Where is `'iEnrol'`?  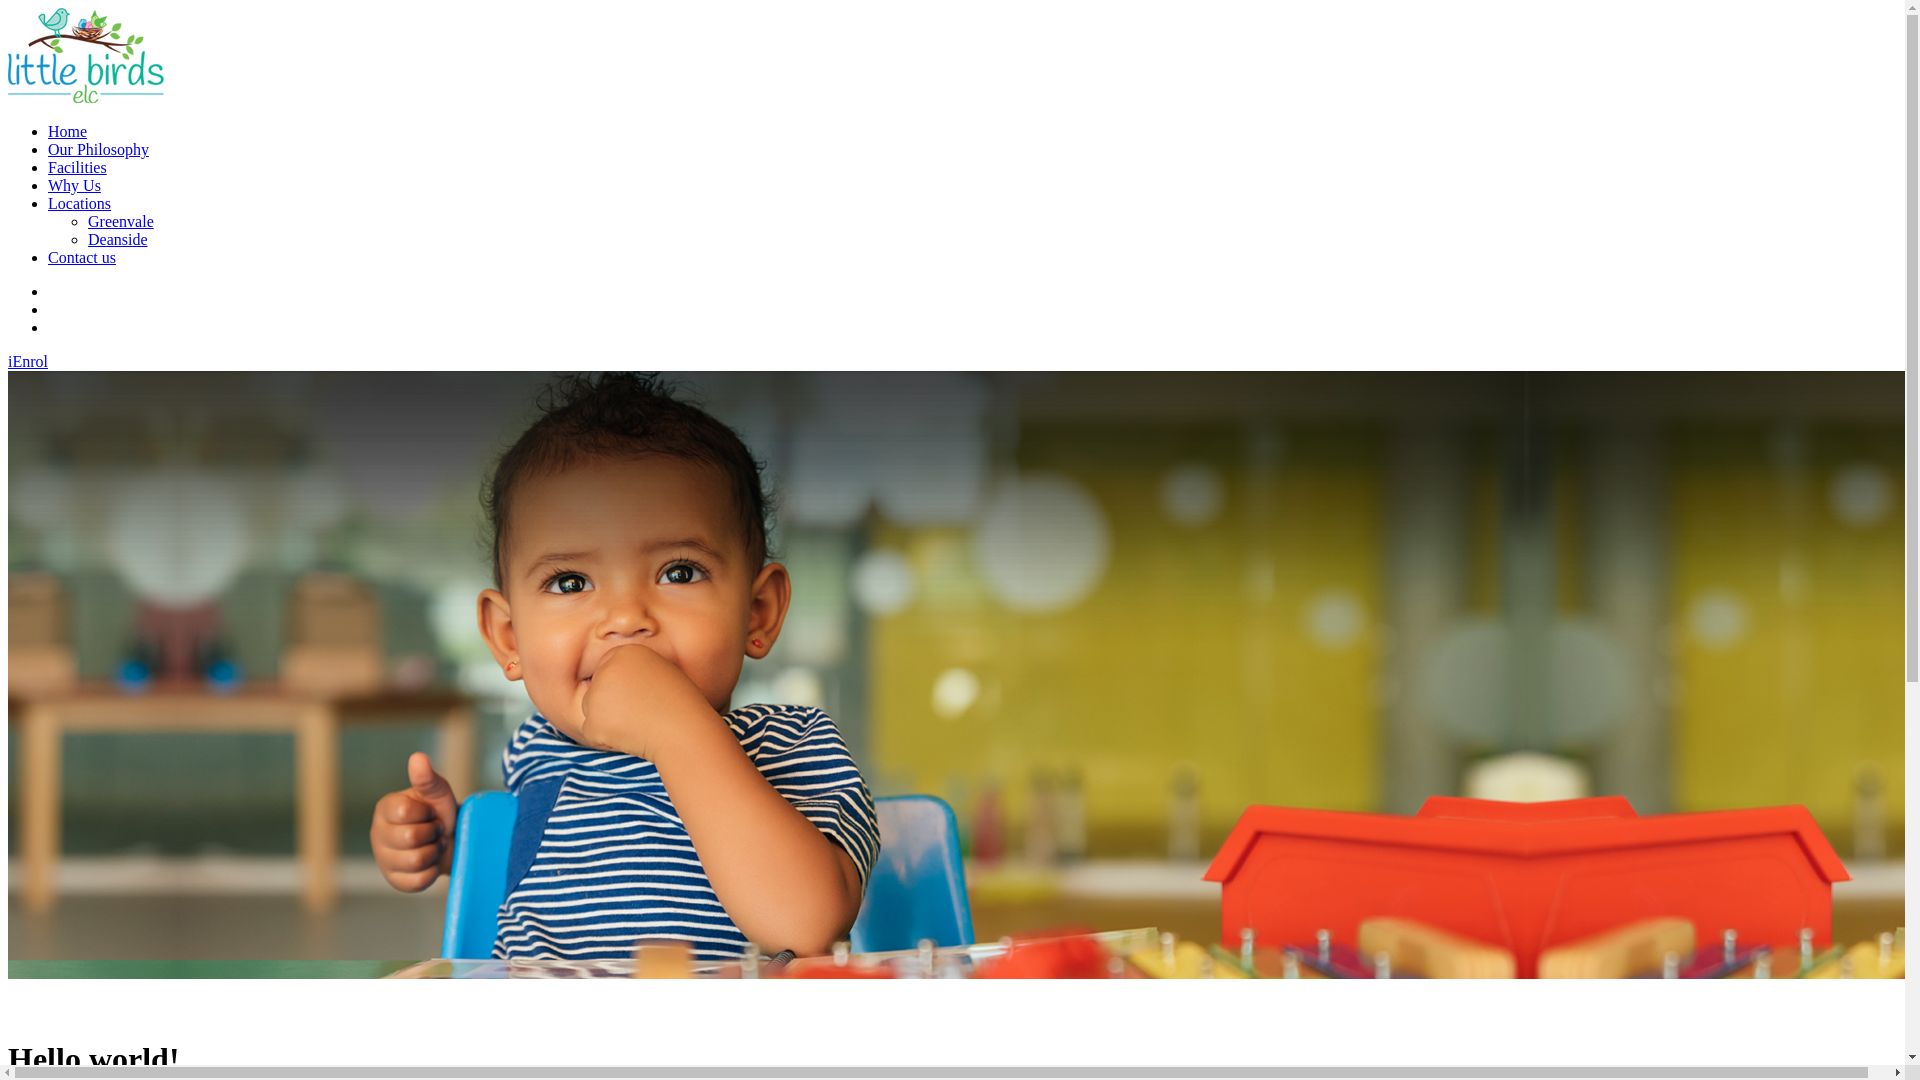
'iEnrol' is located at coordinates (28, 361).